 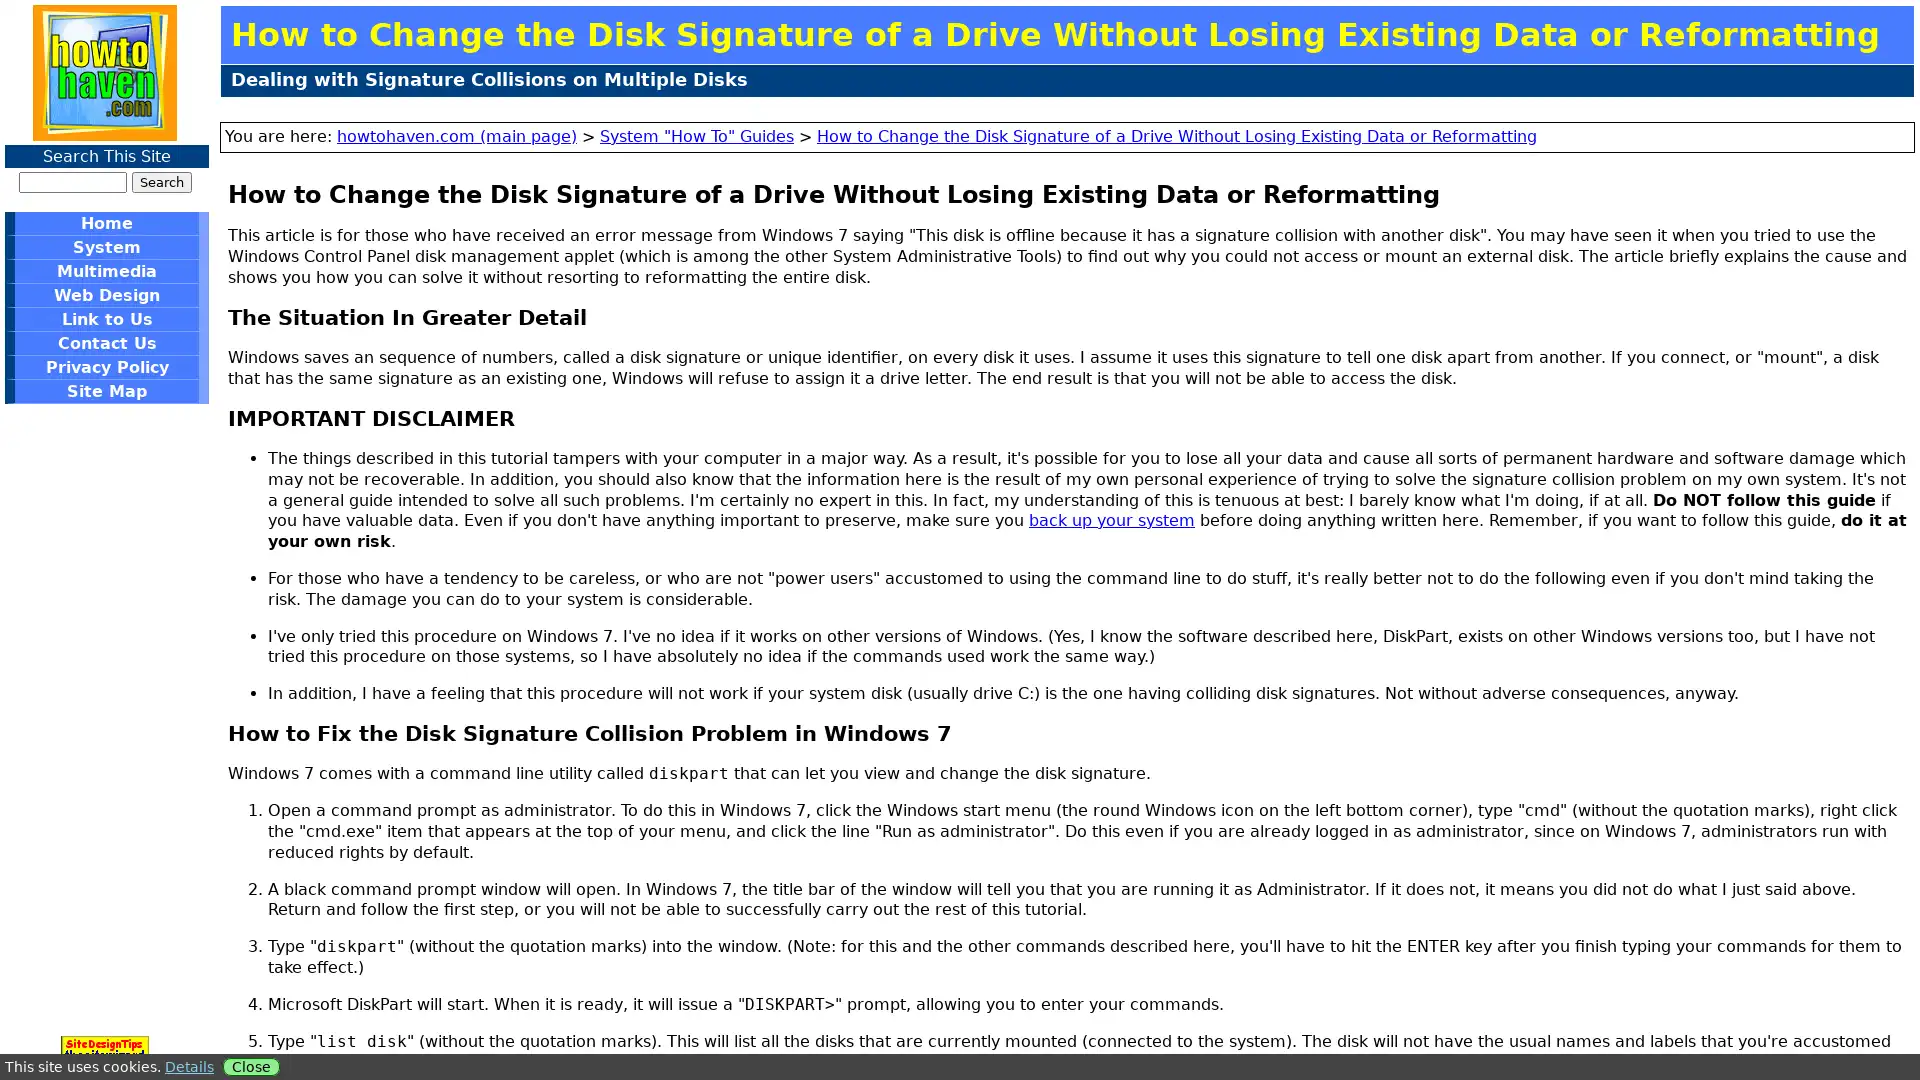 I want to click on Search, so click(x=161, y=182).